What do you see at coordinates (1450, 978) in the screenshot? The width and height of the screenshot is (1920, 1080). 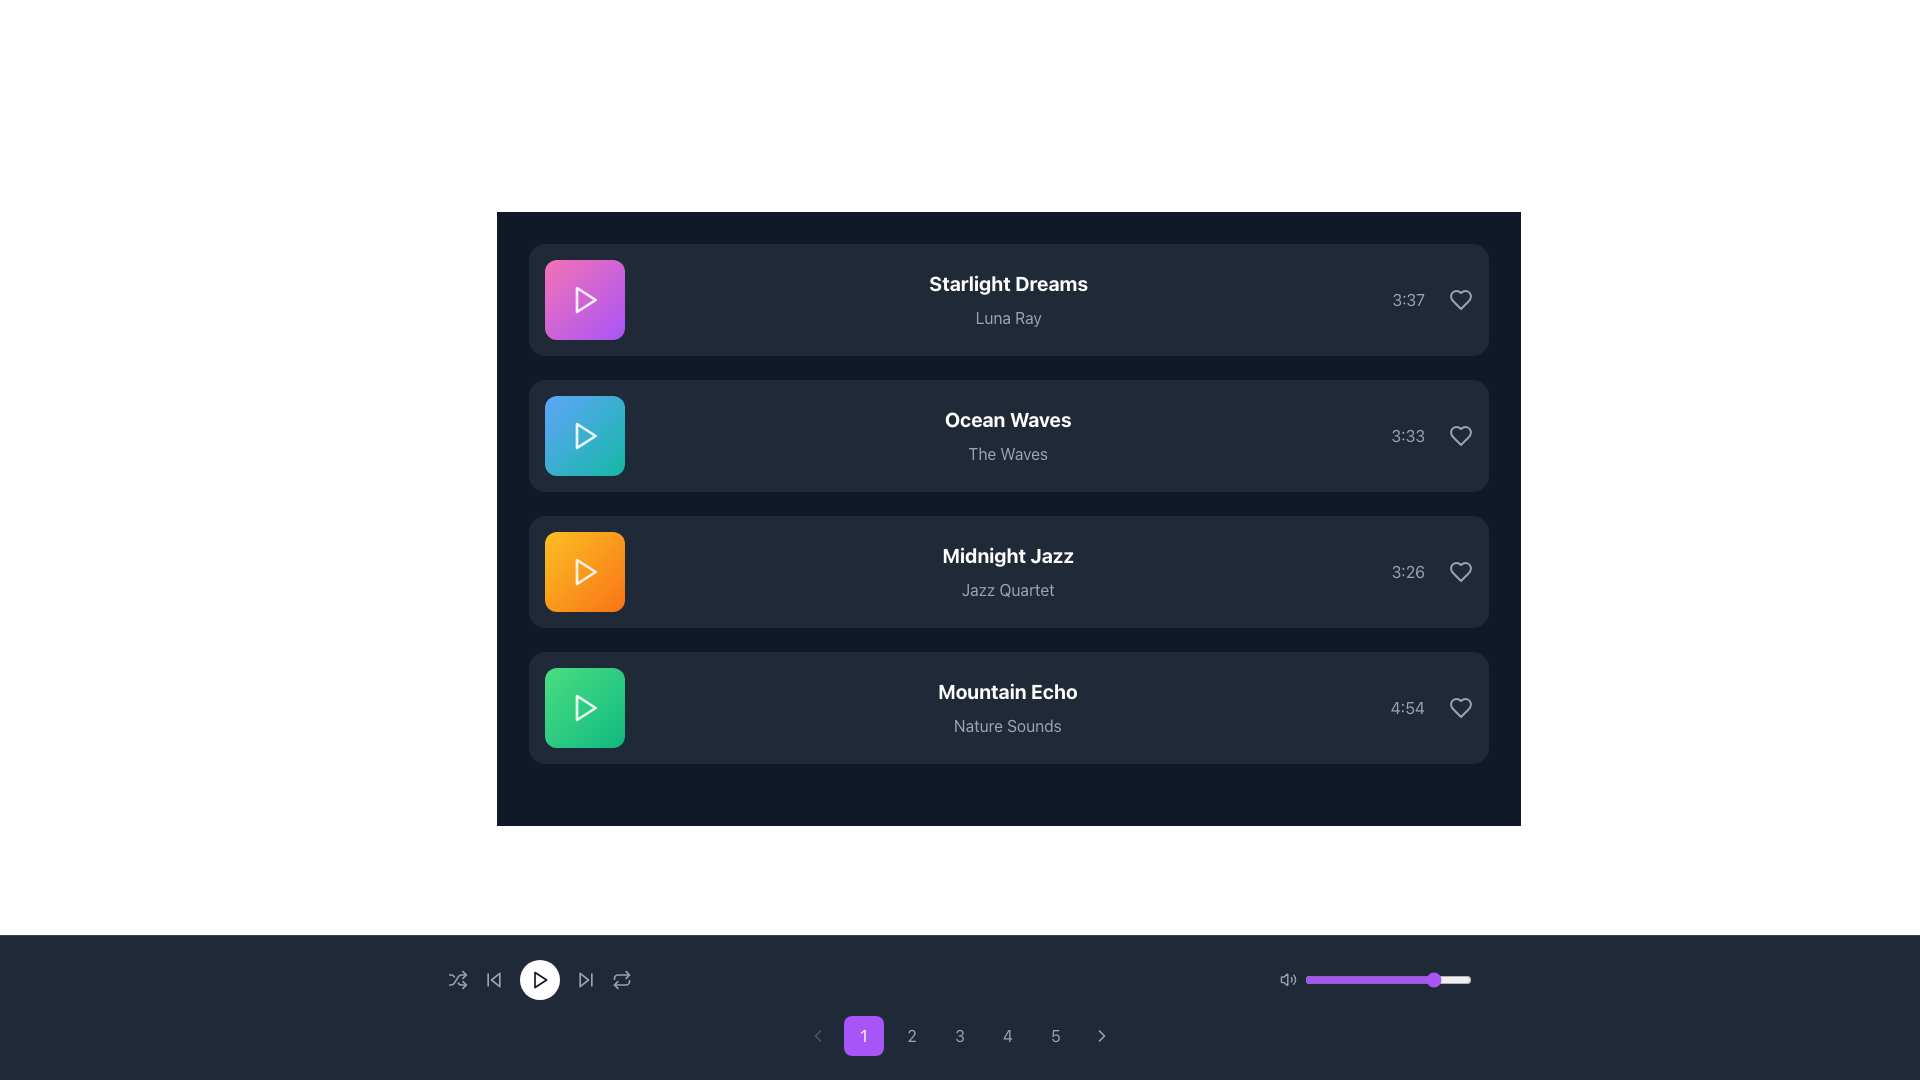 I see `the slider` at bounding box center [1450, 978].